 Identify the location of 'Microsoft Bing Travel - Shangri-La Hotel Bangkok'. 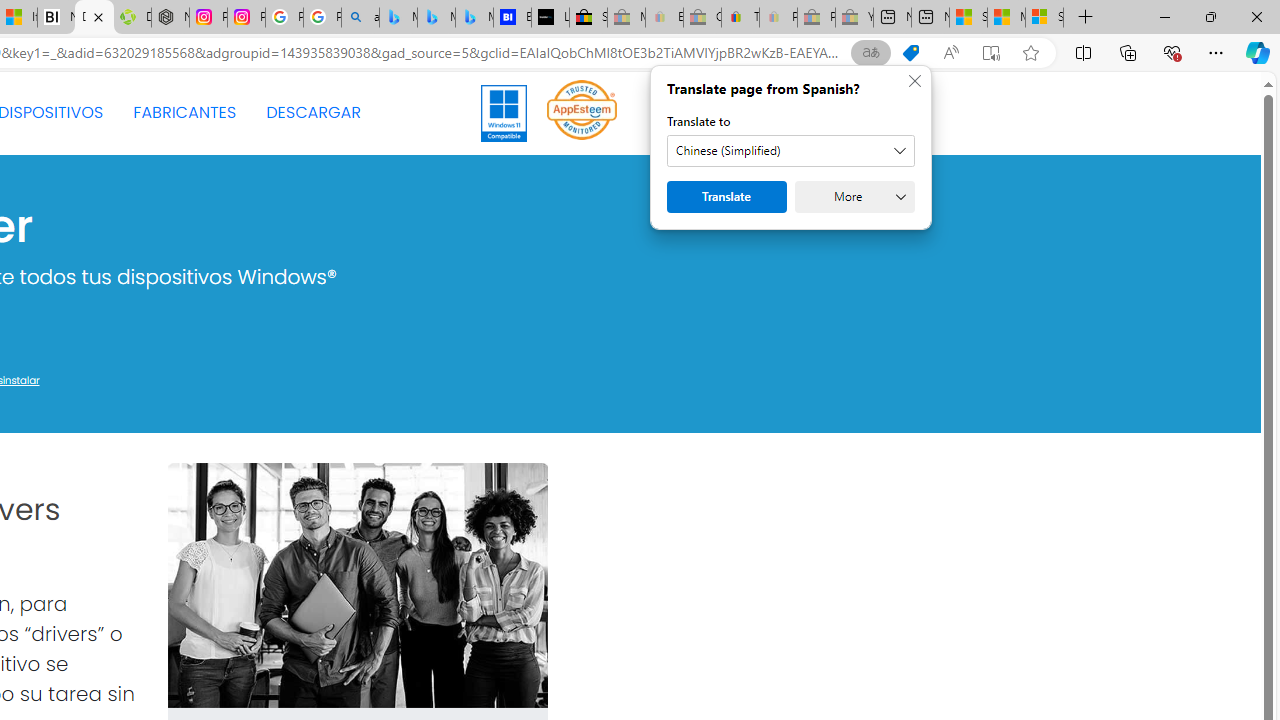
(473, 17).